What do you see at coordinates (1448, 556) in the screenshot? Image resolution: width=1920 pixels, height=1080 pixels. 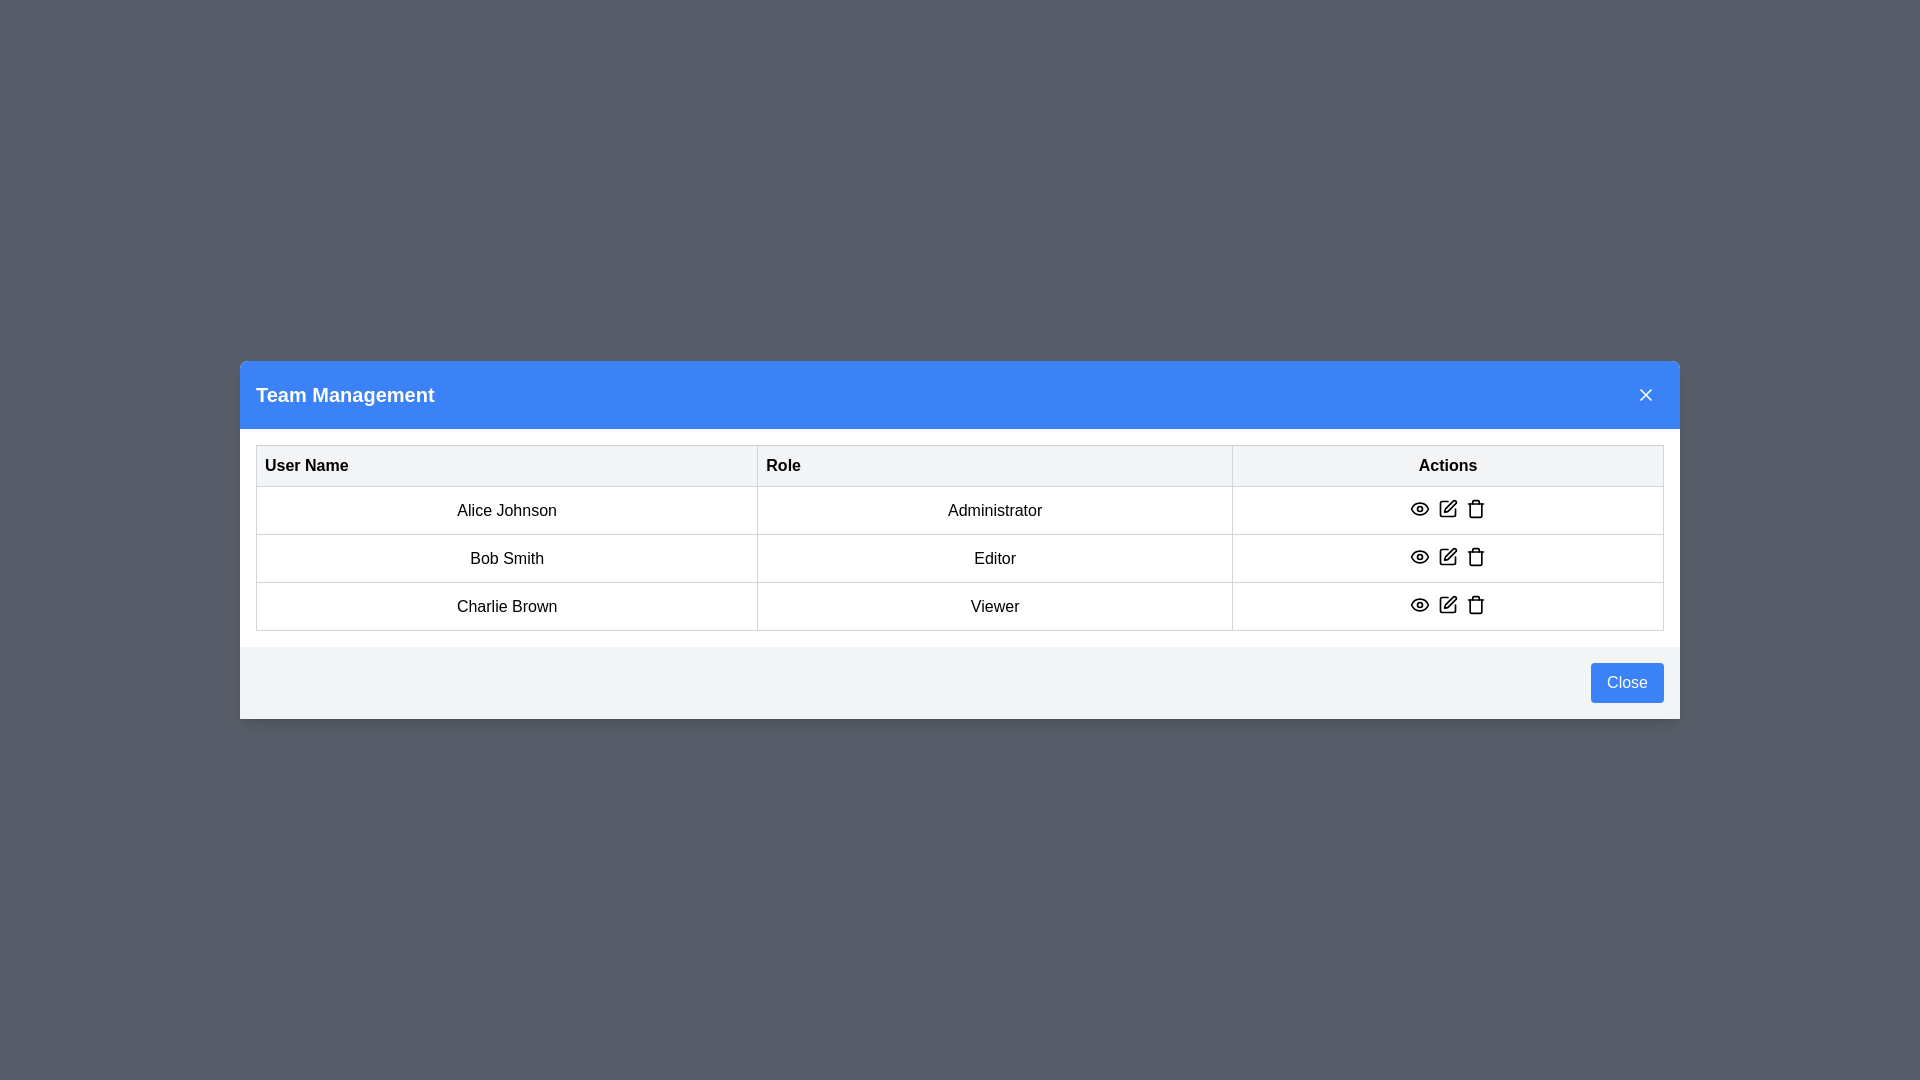 I see `the graphic icon component representing an editing action for the user 'Bob Smith' in the second row of the 'Actions' column` at bounding box center [1448, 556].